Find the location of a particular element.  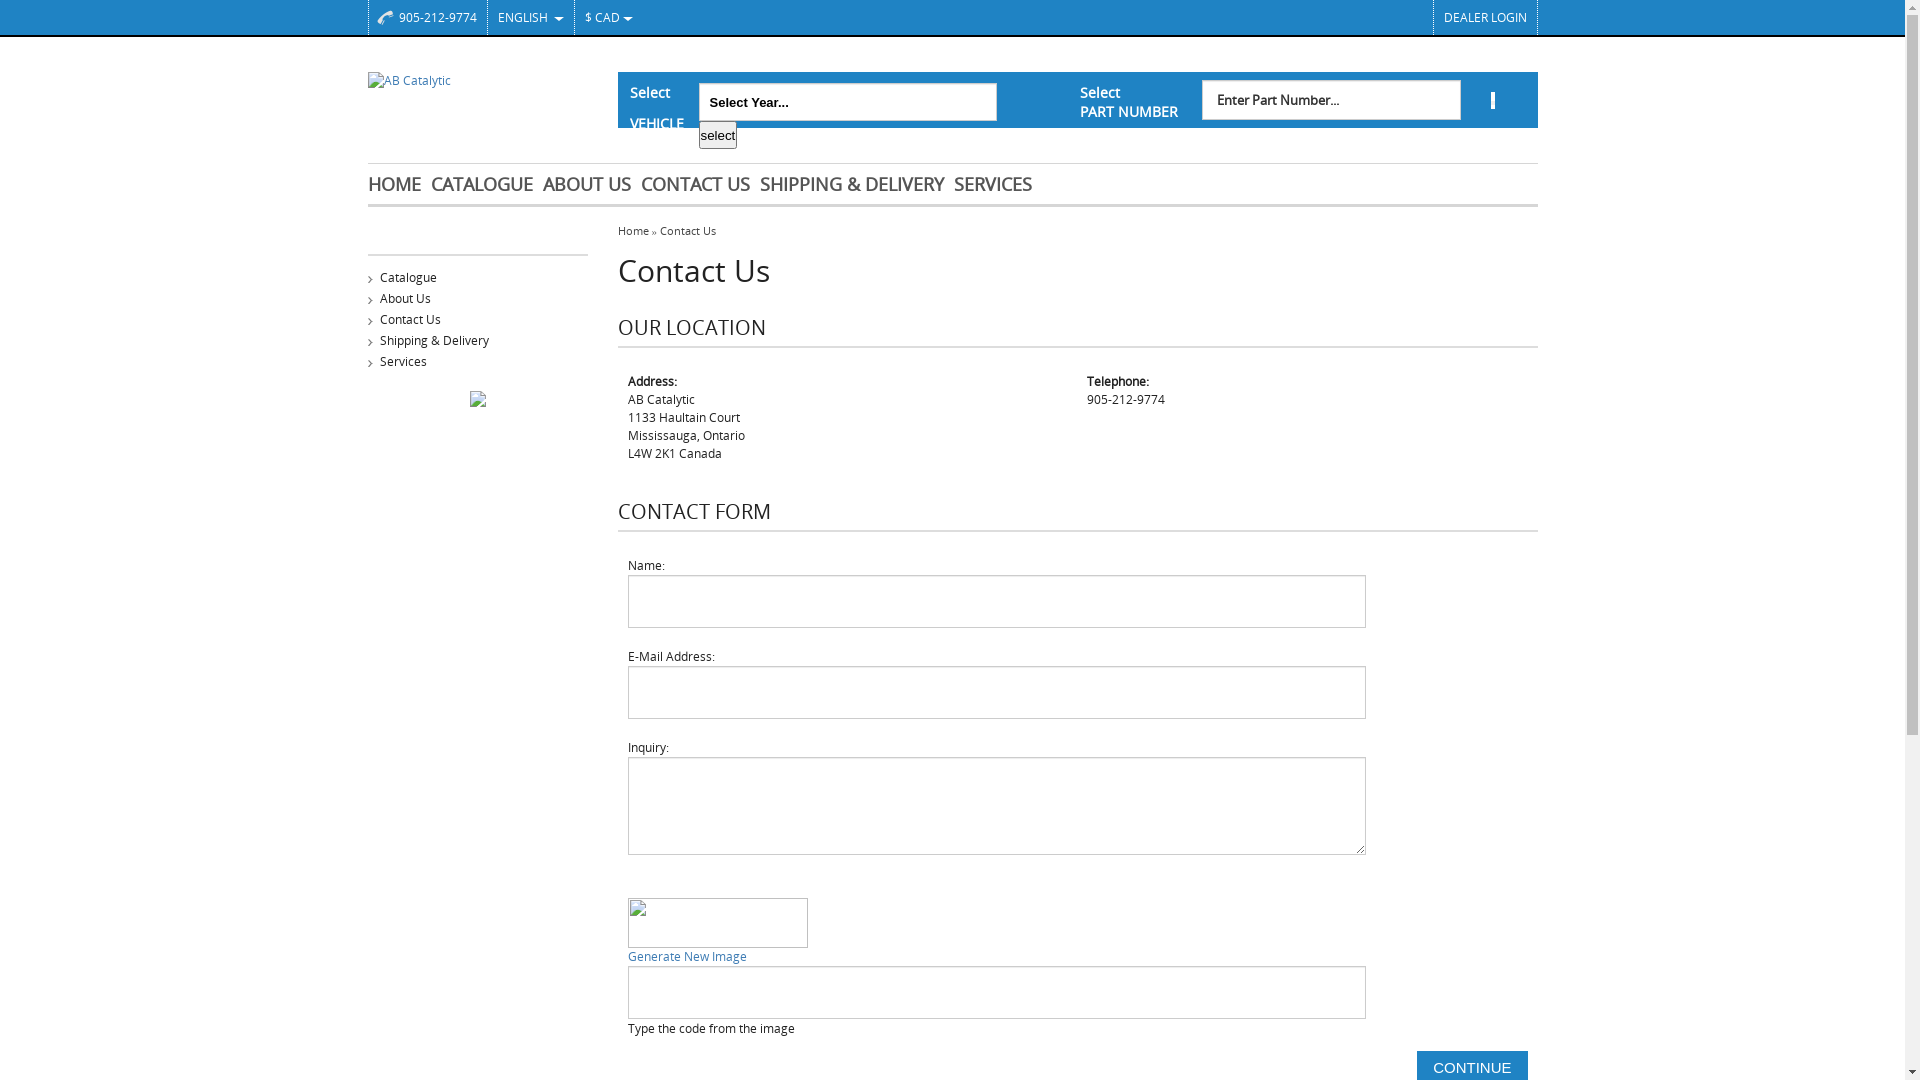

'Services' is located at coordinates (477, 360).